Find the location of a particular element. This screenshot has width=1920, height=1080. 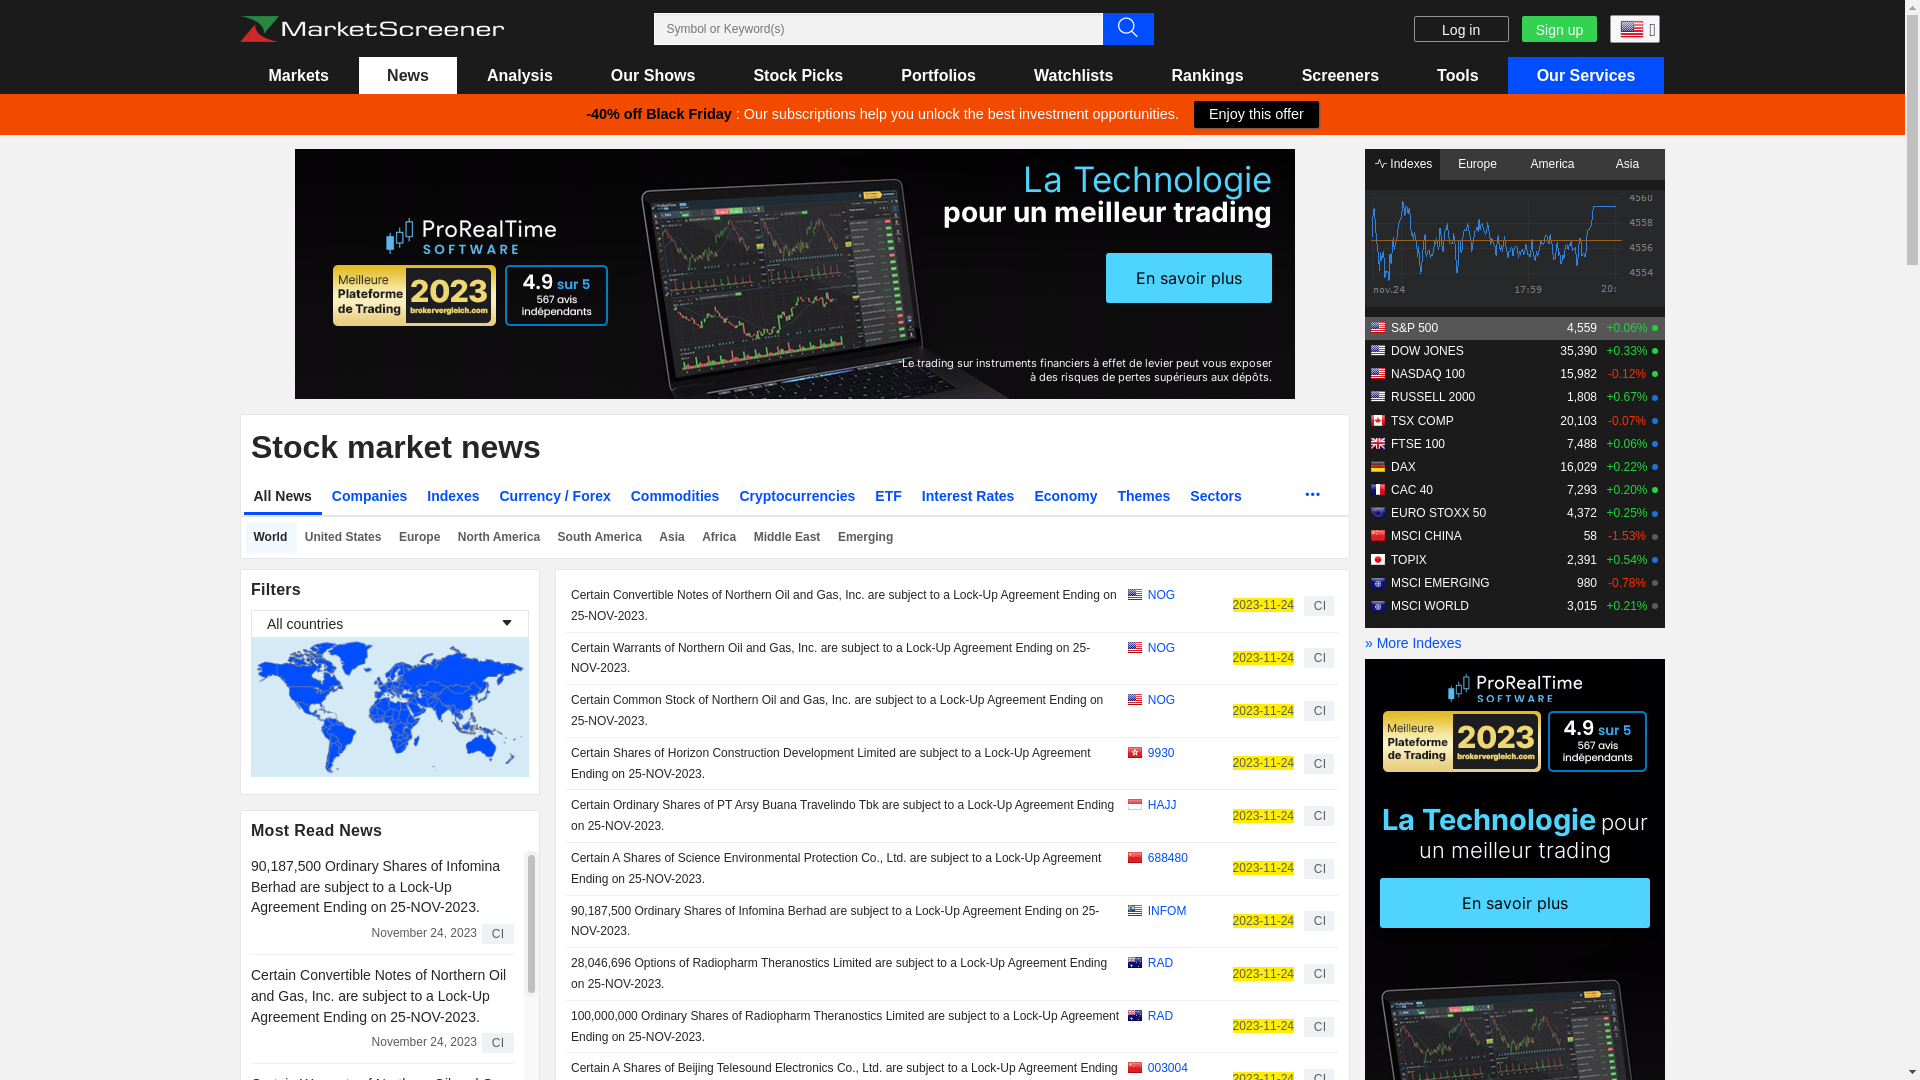

'Themes' is located at coordinates (1143, 495).